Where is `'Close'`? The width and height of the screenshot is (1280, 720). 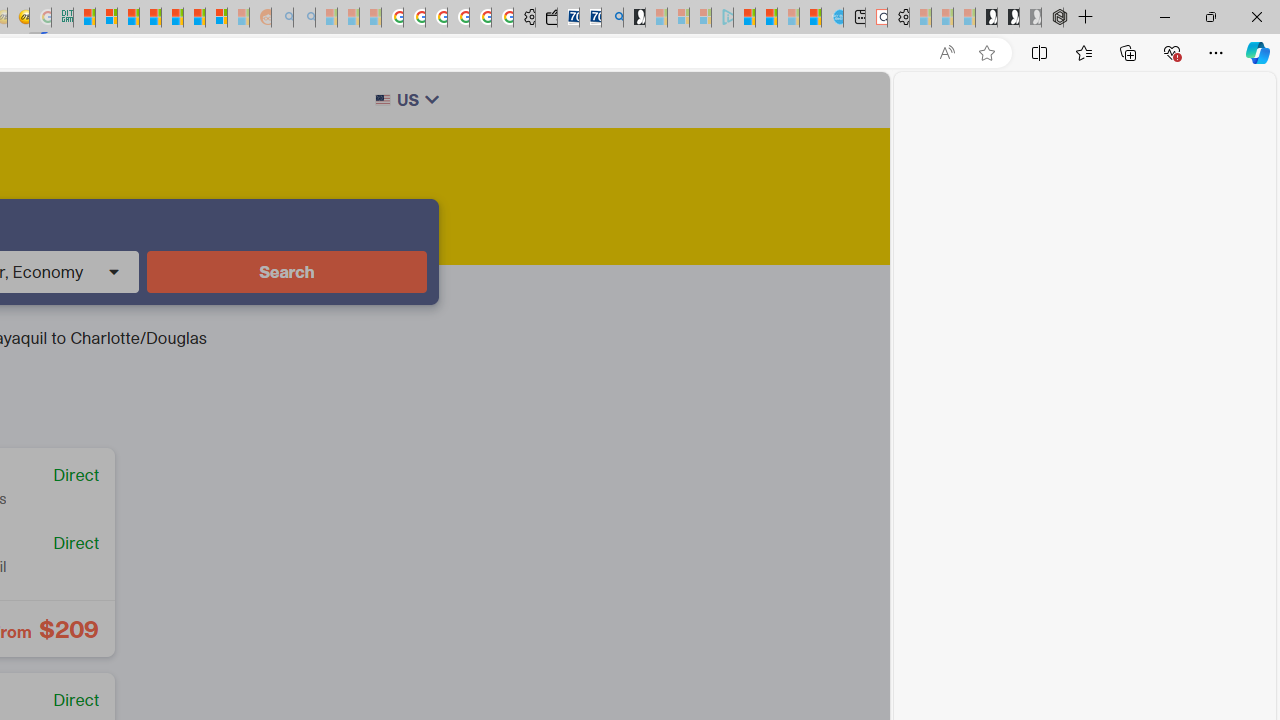
'Close' is located at coordinates (1255, 16).